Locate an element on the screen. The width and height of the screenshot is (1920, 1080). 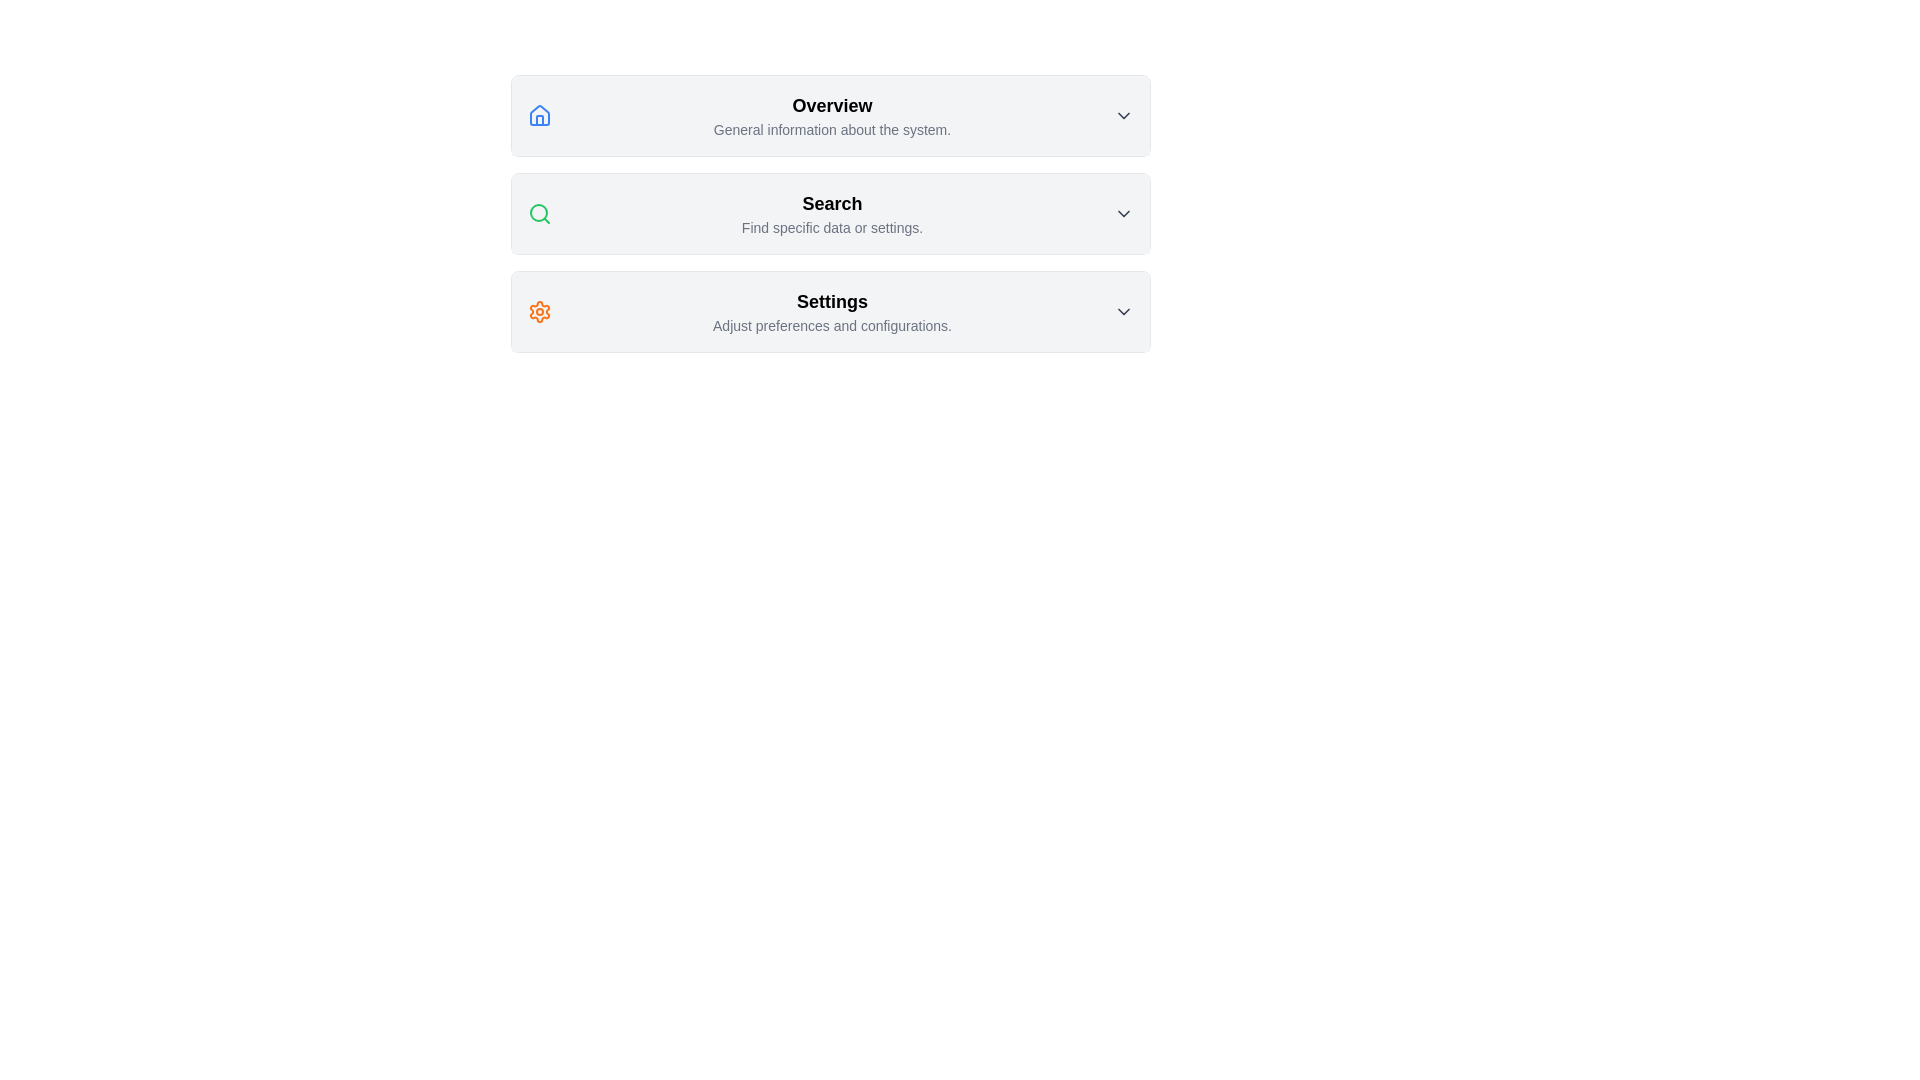
the green magnifying glass icon located in the 'Search' section to trigger a tooltip or visual feedback is located at coordinates (539, 213).